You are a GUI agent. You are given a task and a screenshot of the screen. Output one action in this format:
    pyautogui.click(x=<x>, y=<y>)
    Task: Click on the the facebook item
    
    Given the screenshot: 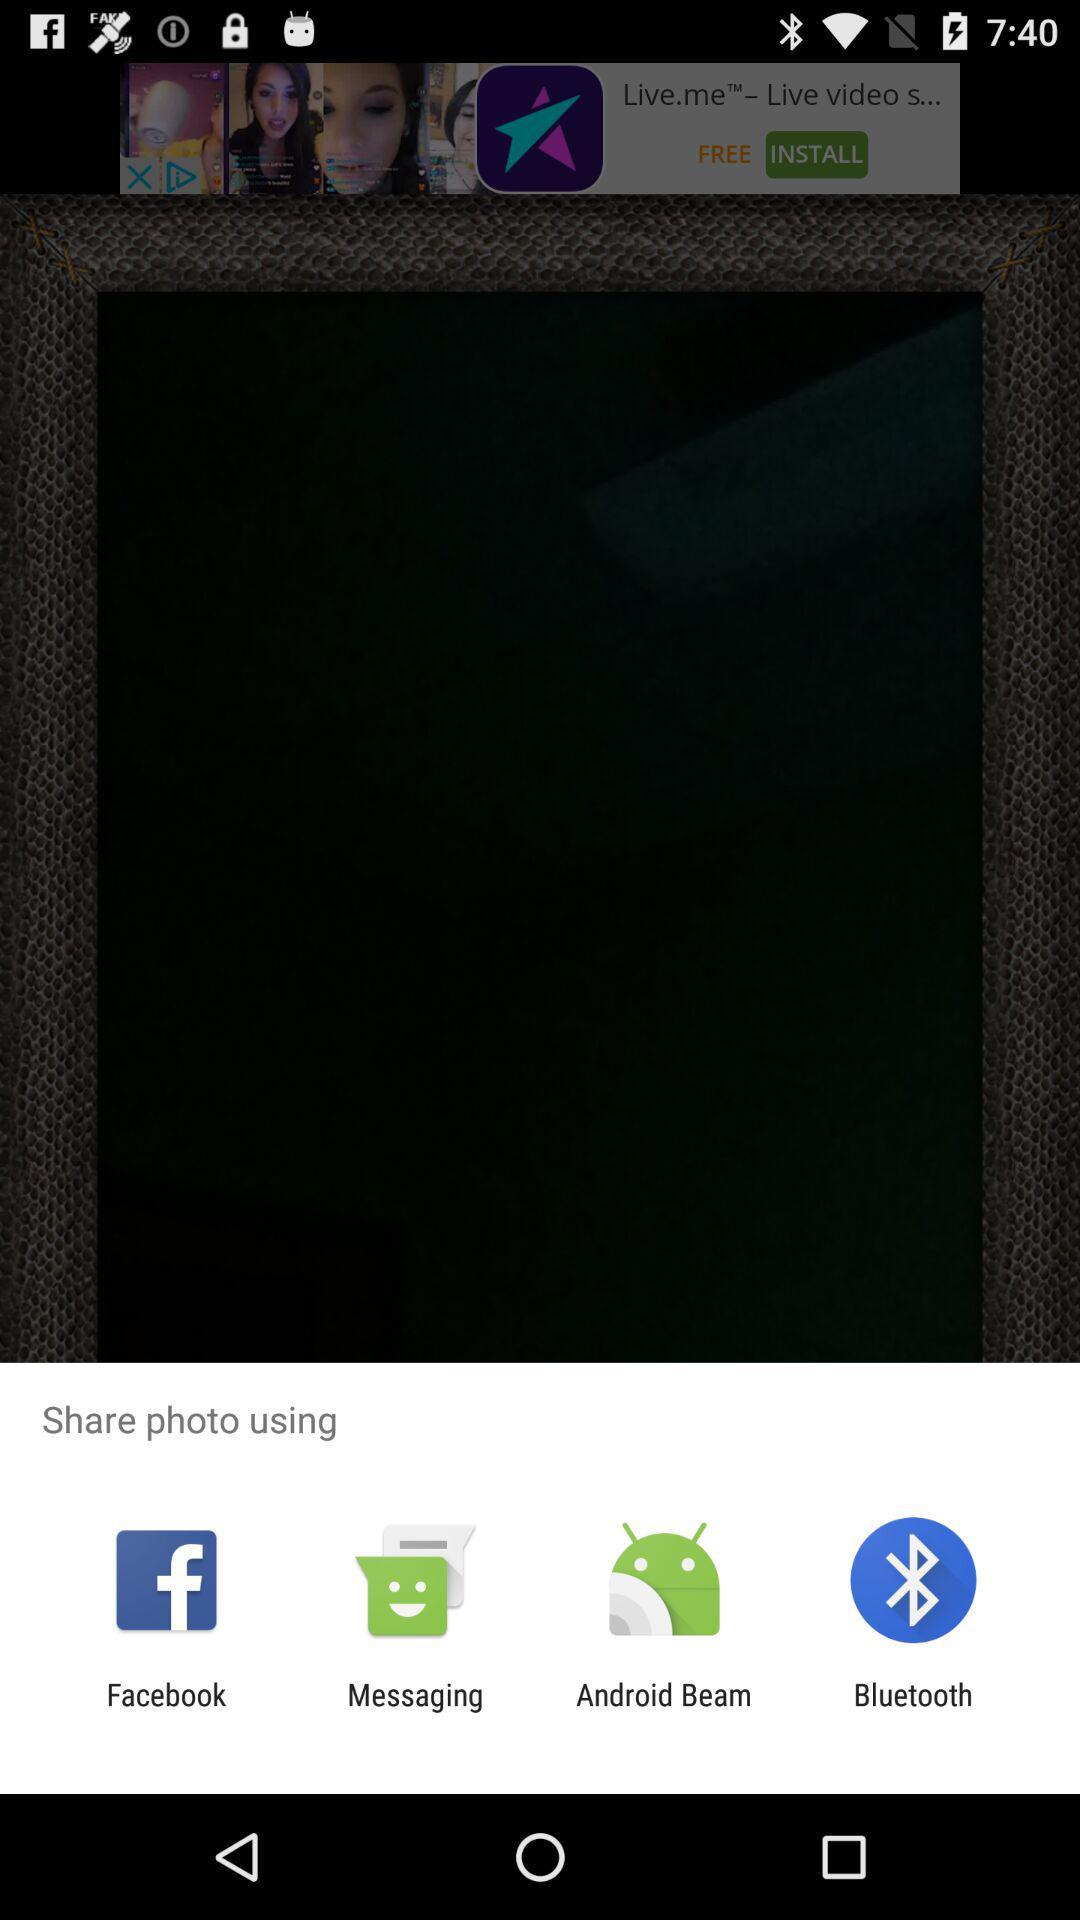 What is the action you would take?
    pyautogui.click(x=165, y=1711)
    